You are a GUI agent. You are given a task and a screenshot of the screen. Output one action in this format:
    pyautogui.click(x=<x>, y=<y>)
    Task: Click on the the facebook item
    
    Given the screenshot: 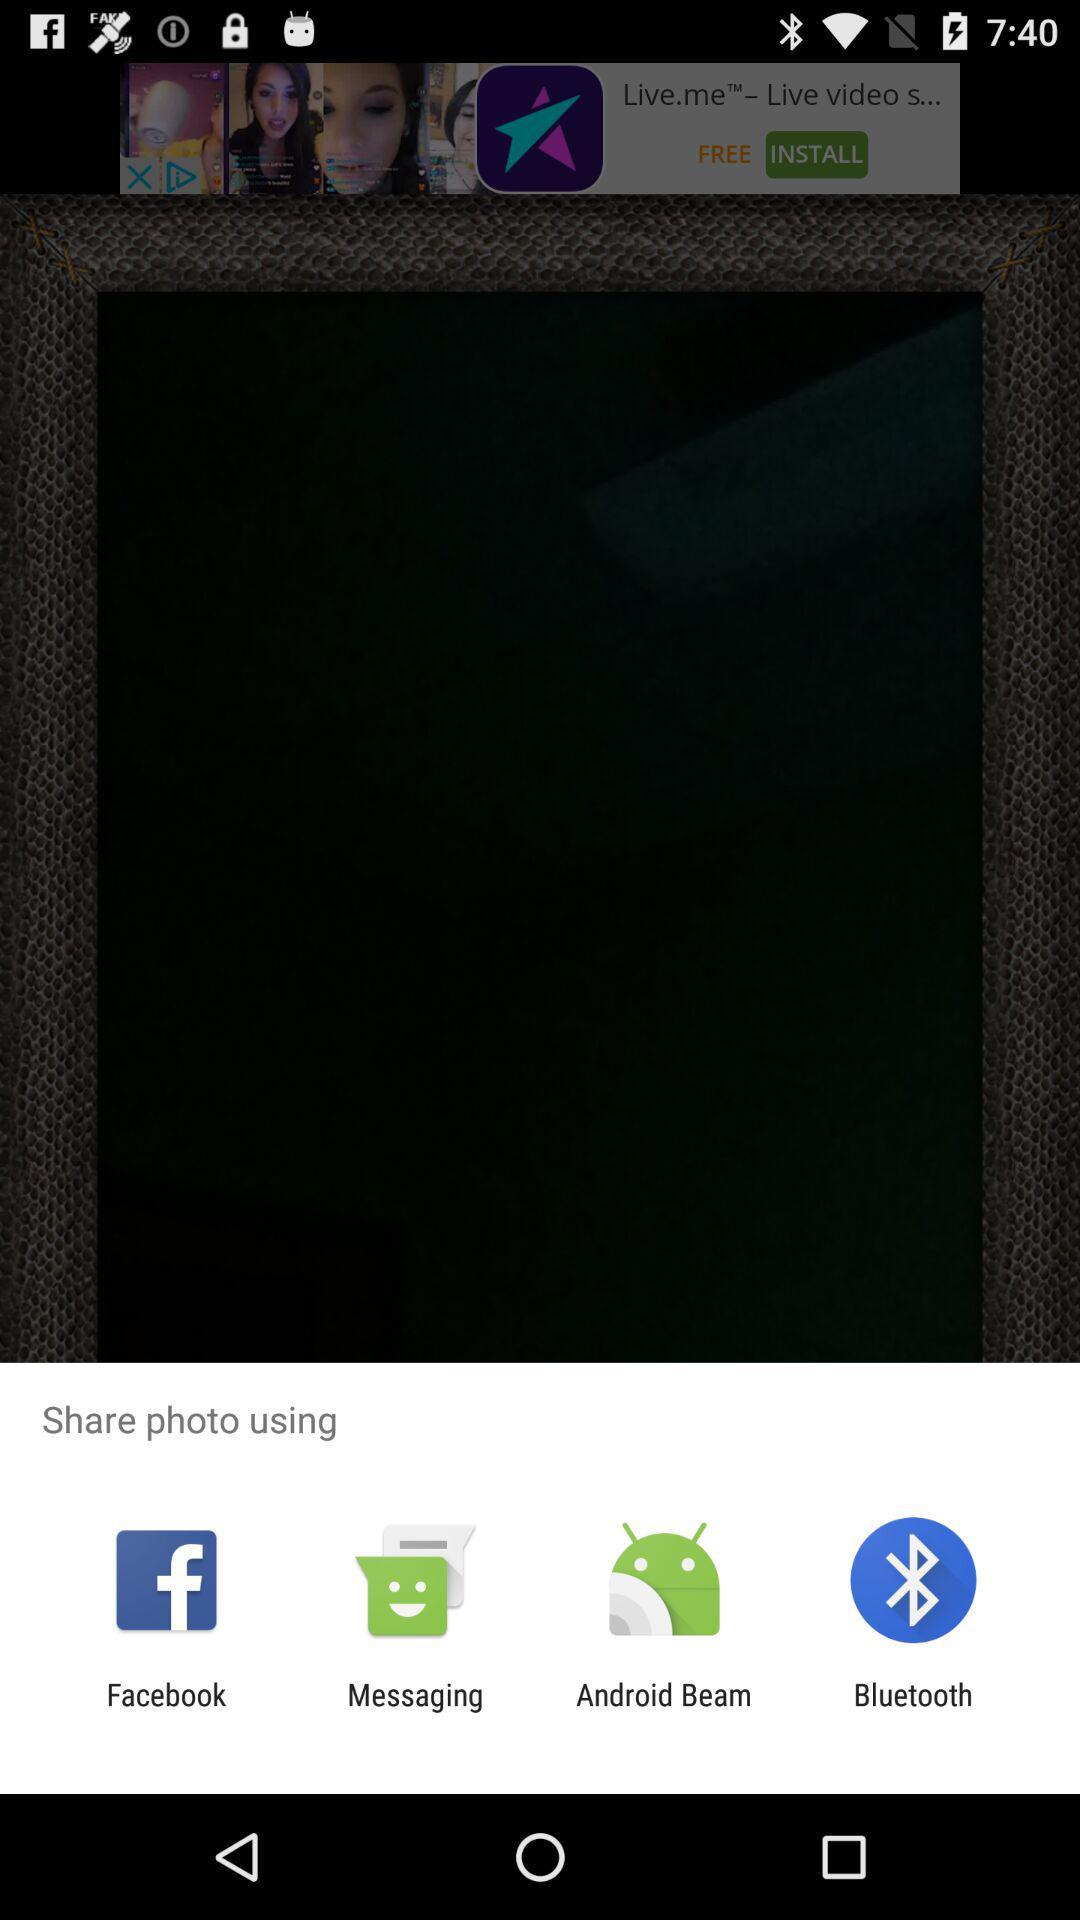 What is the action you would take?
    pyautogui.click(x=165, y=1711)
    